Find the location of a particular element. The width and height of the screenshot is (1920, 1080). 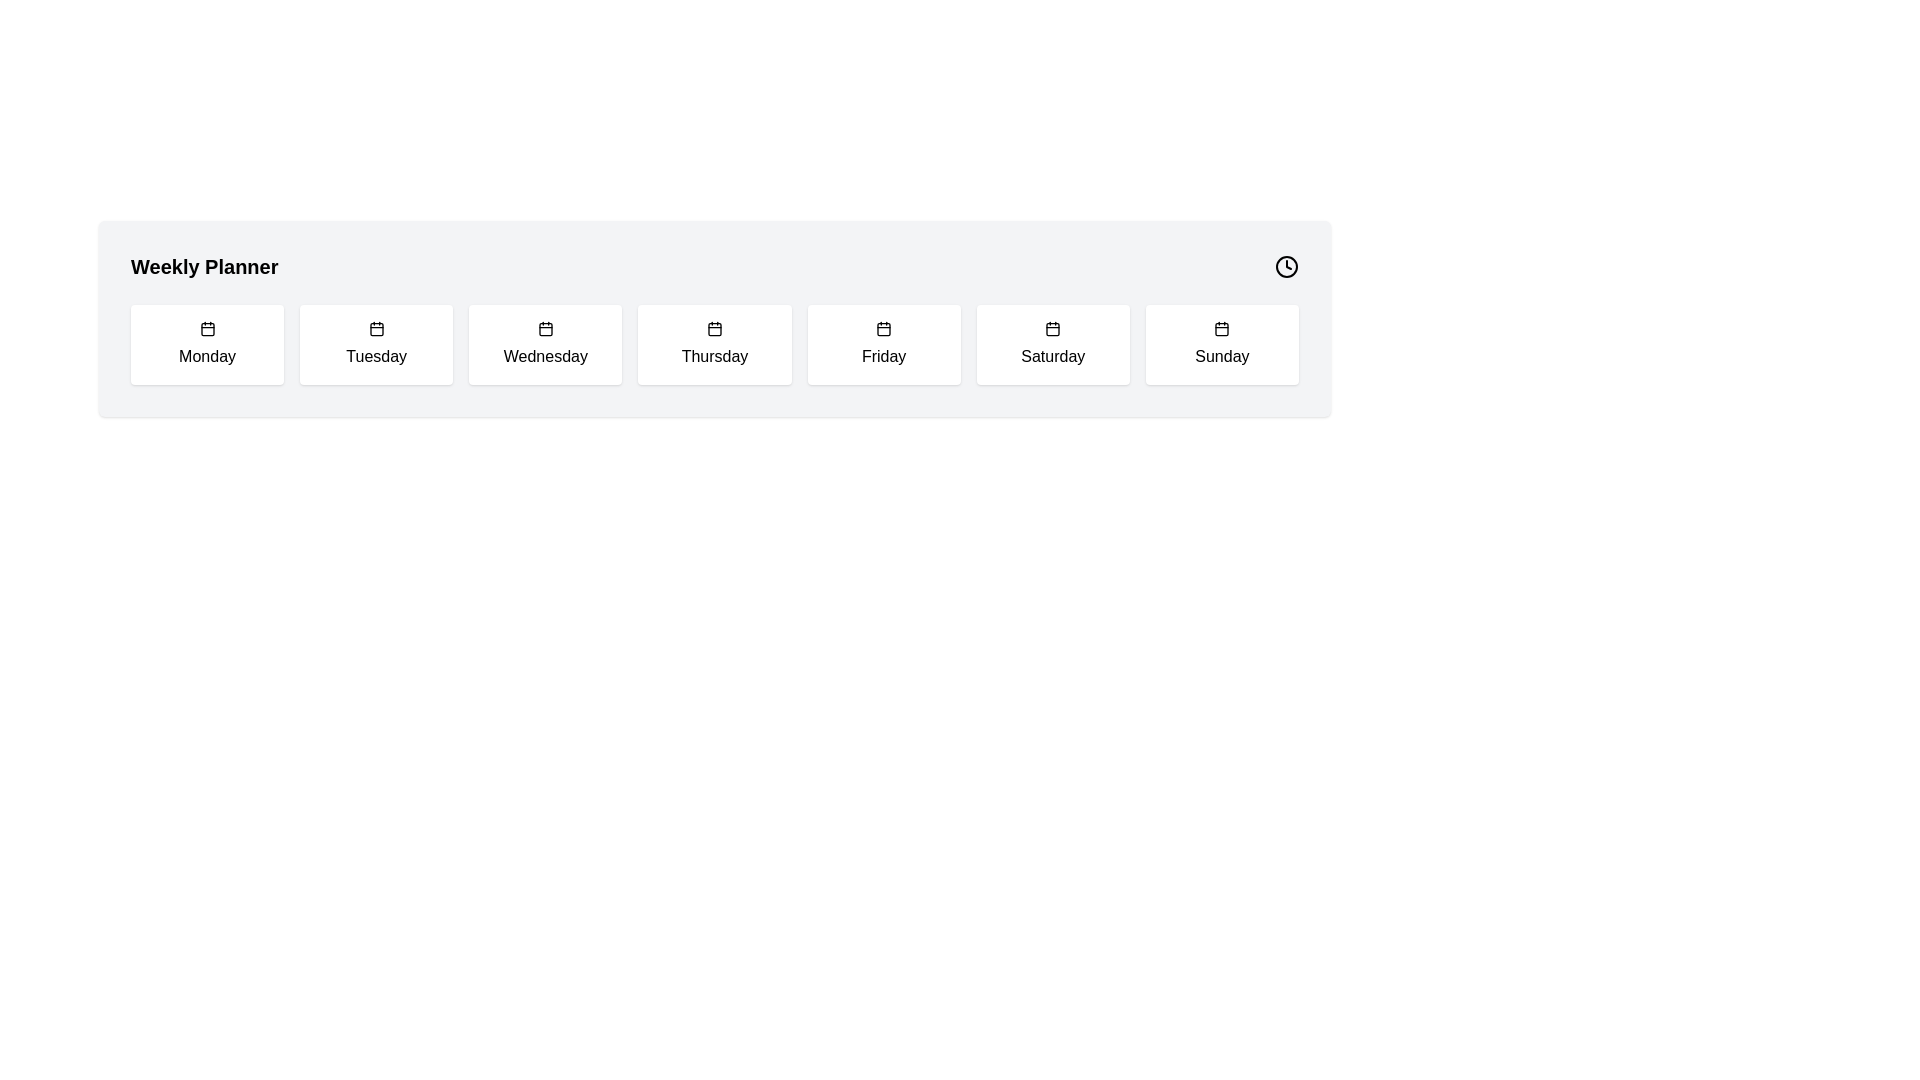

rounded rectangle element located inside the calendar icon associated with 'Monday', which is prominently displayed above the text 'Monday' is located at coordinates (207, 328).